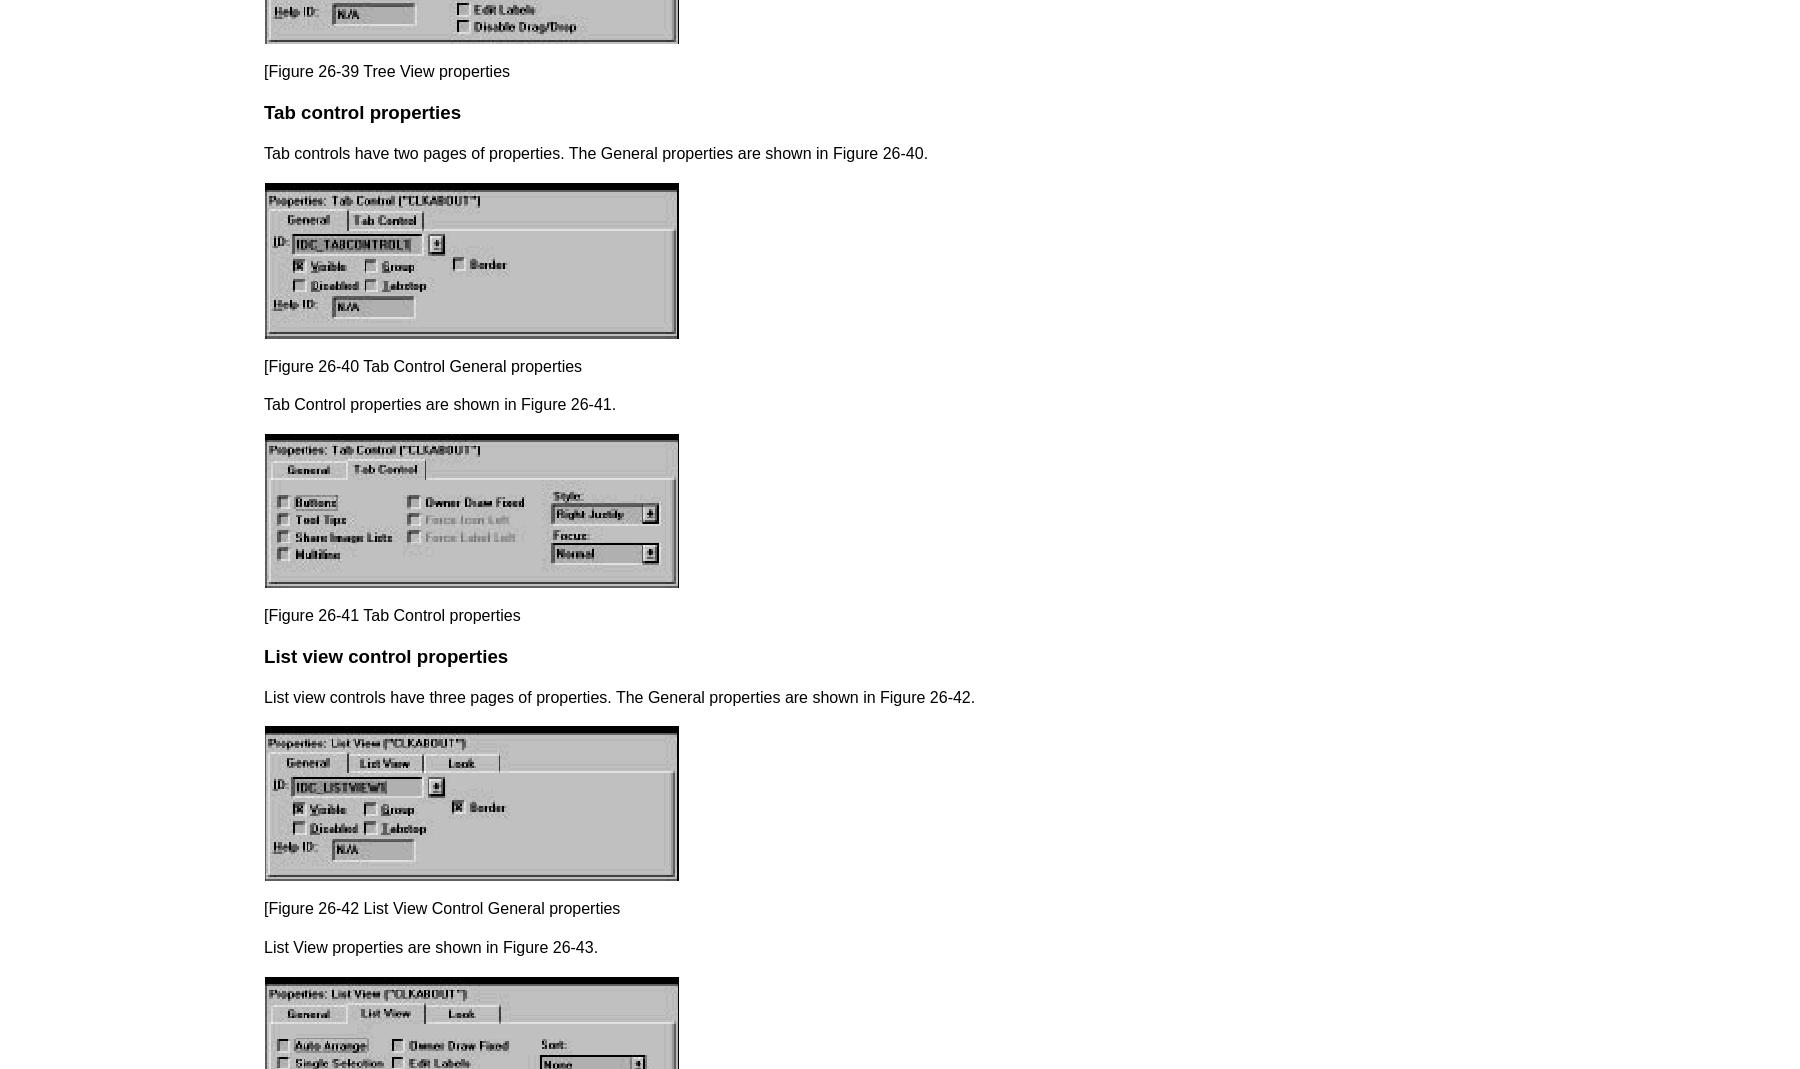 The width and height of the screenshot is (1800, 1069). What do you see at coordinates (263, 907) in the screenshot?
I see `'[Figure 26-42 List View Control General properties'` at bounding box center [263, 907].